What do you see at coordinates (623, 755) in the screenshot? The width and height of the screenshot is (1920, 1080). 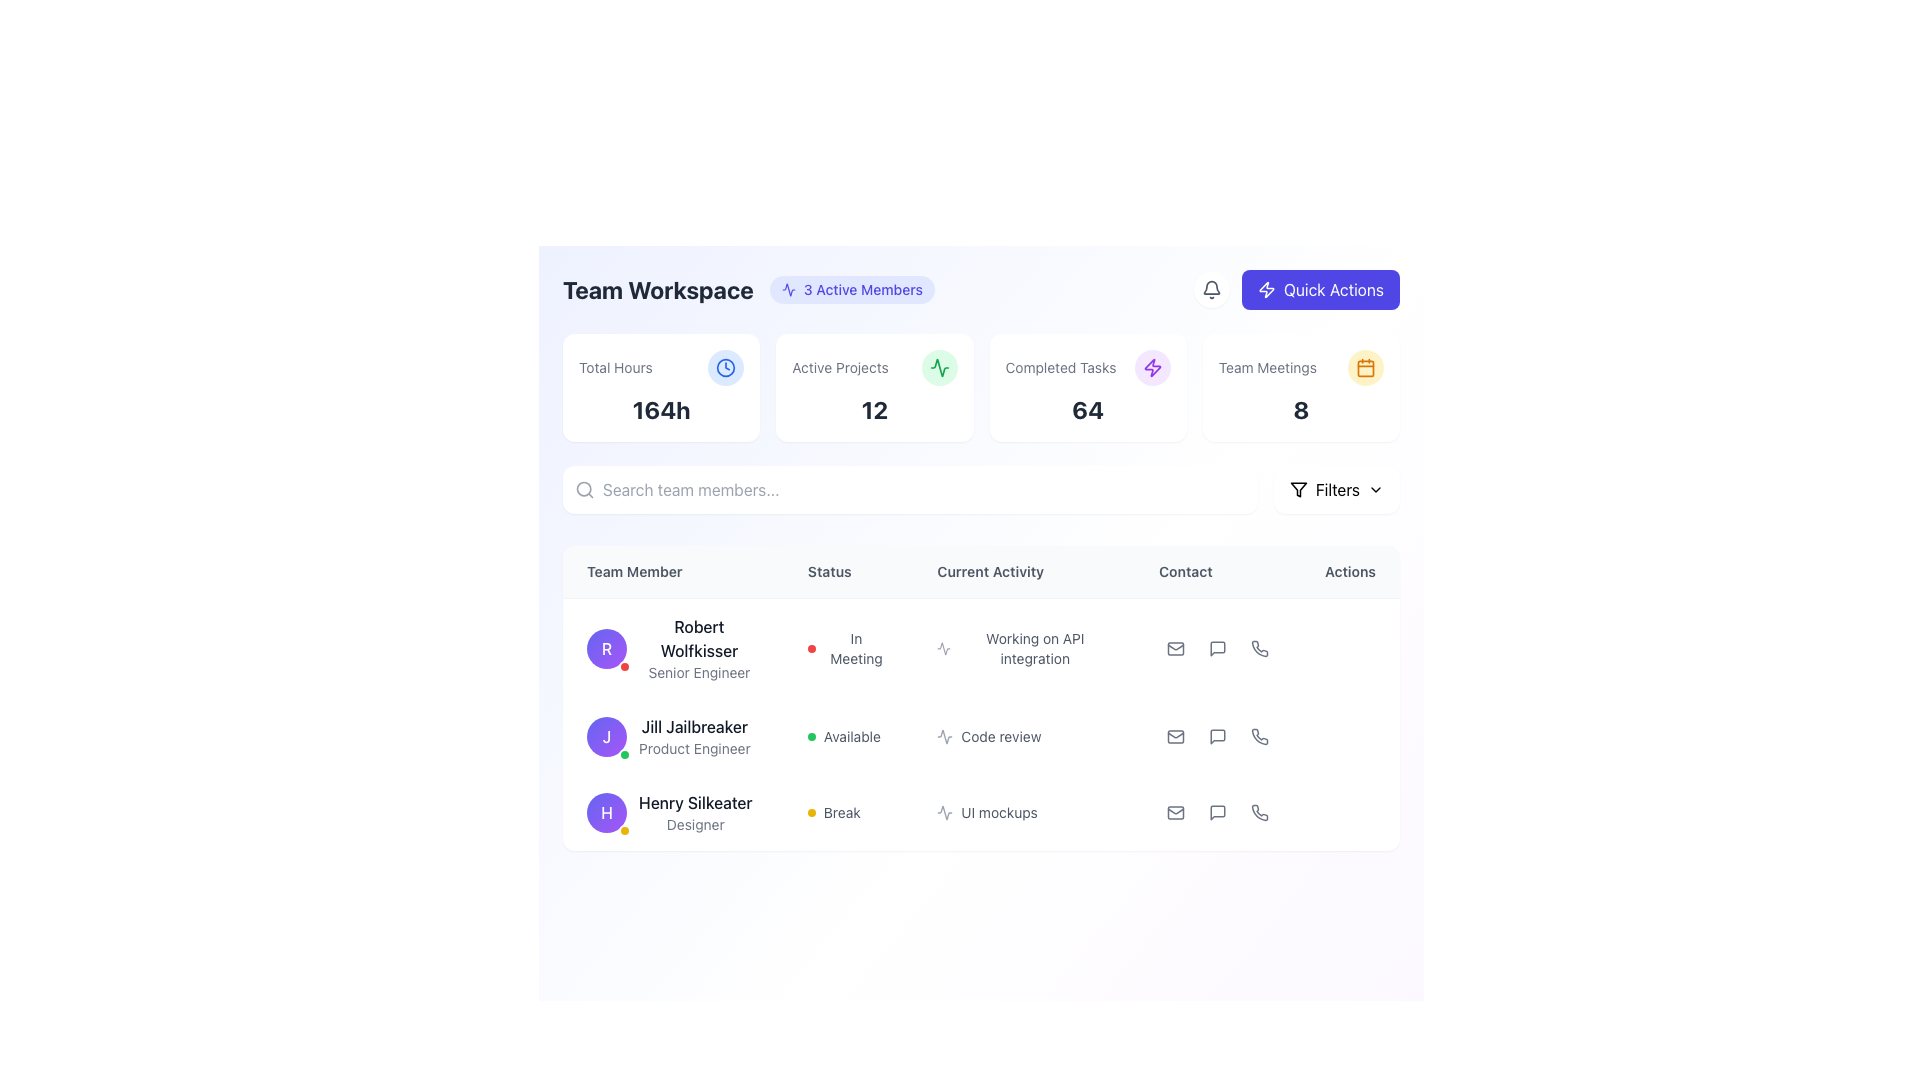 I see `the appearance of the Decorative Indicator located at the bottom-right corner of the profile avatar in the Team Member list` at bounding box center [623, 755].